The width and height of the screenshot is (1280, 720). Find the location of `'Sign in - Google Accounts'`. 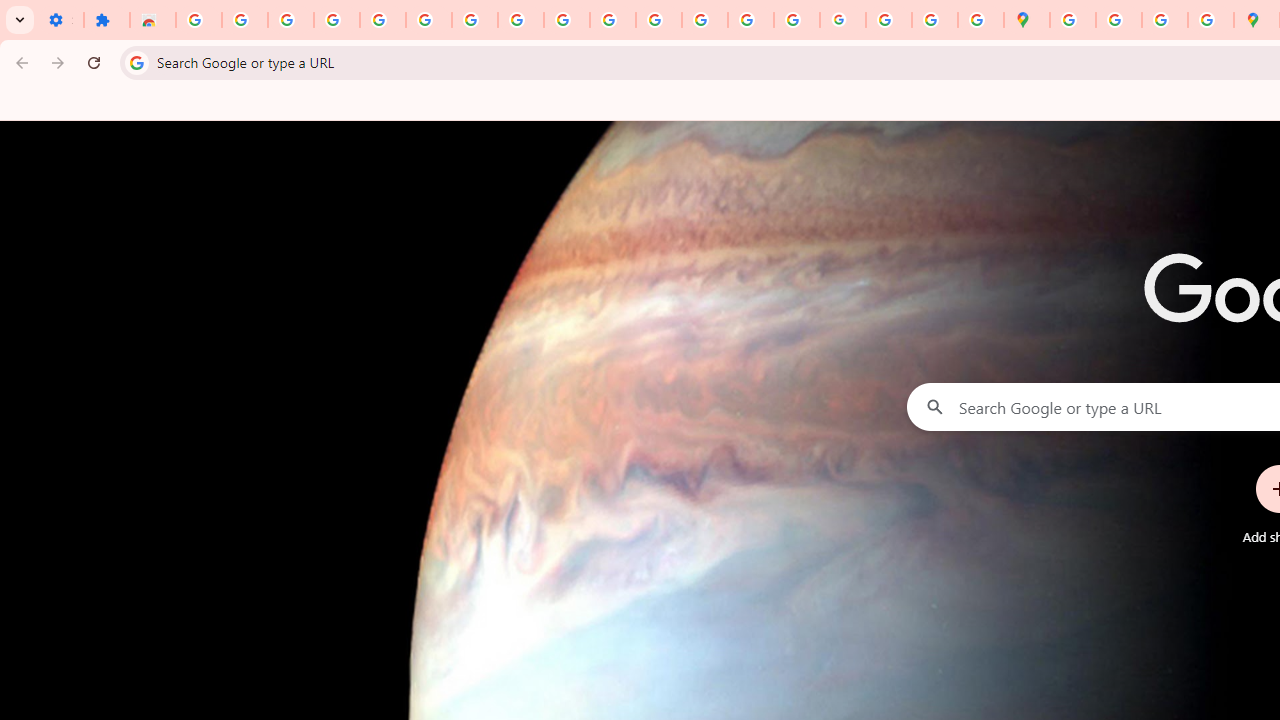

'Sign in - Google Accounts' is located at coordinates (198, 20).